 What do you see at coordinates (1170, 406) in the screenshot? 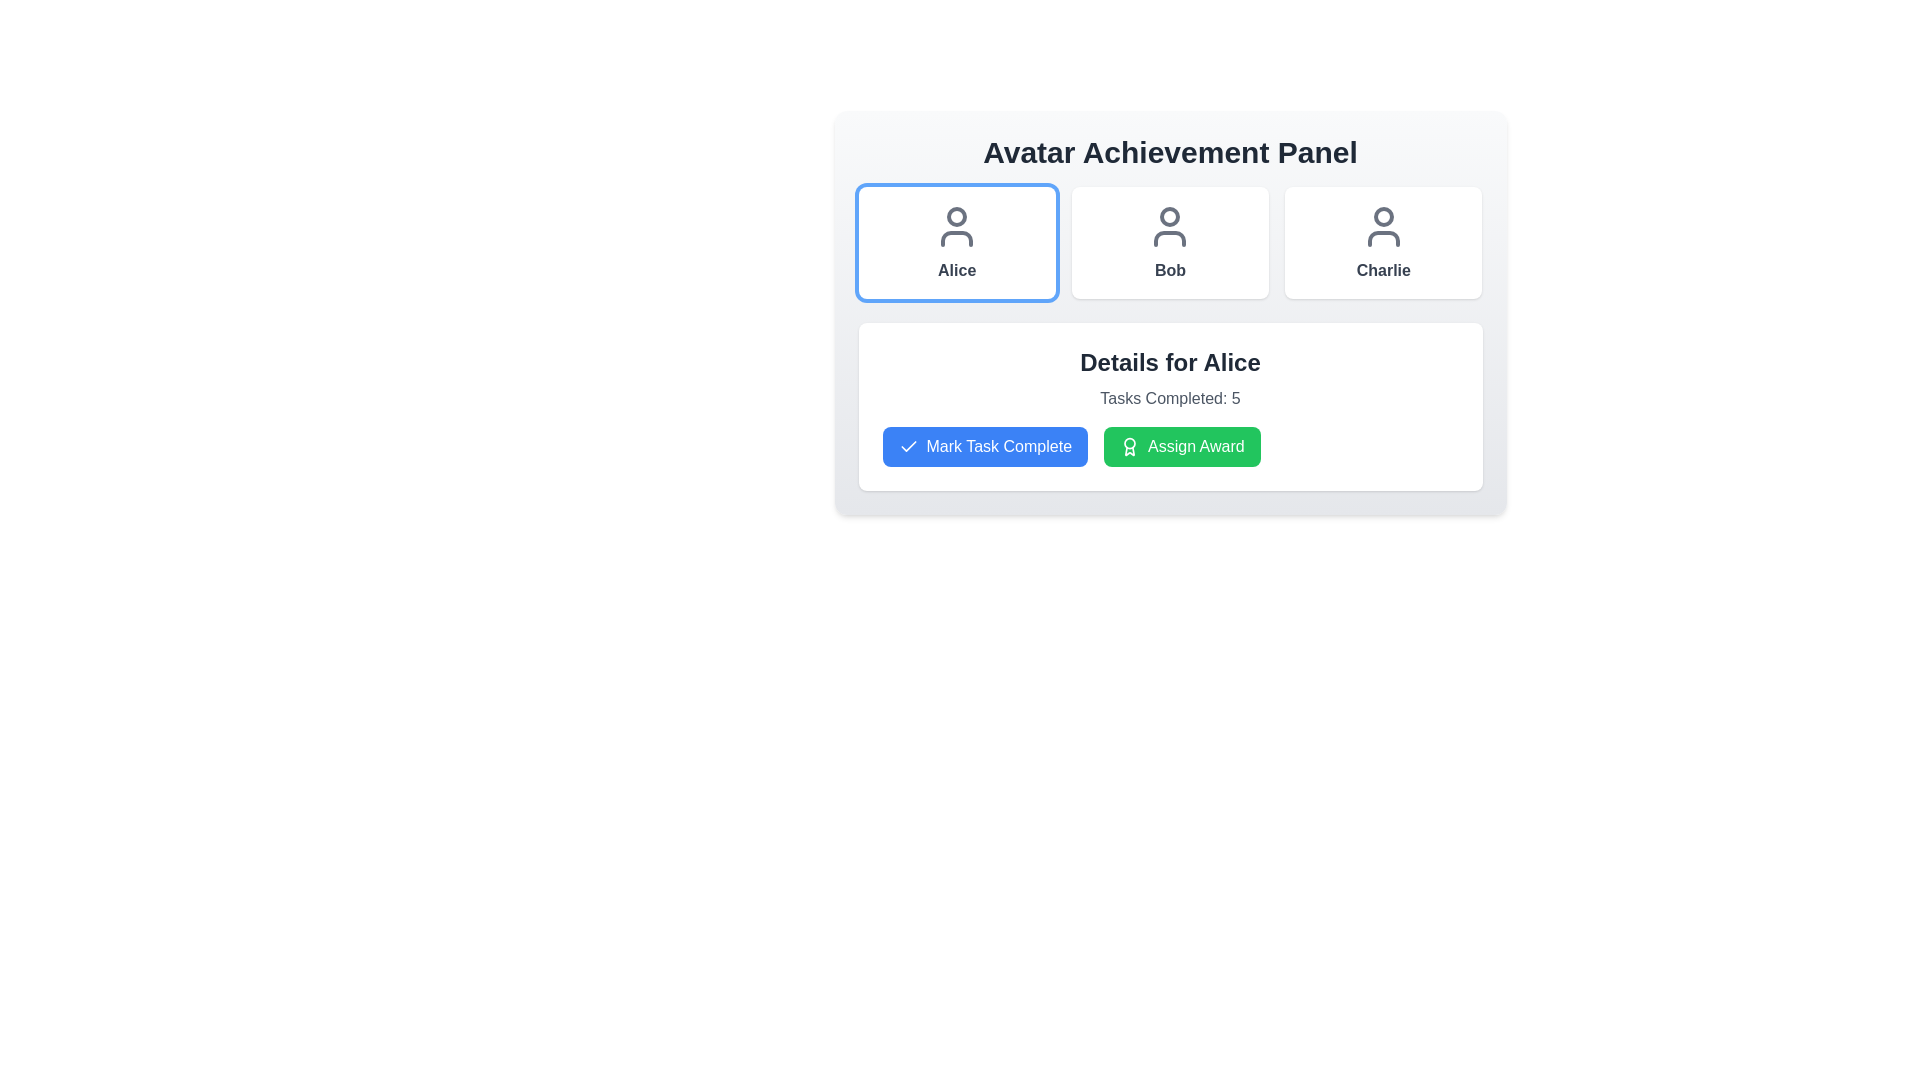
I see `the 'Mark Task Complete' button located within the card titled 'Details for Alice' in the Avatar Achievement Panel` at bounding box center [1170, 406].